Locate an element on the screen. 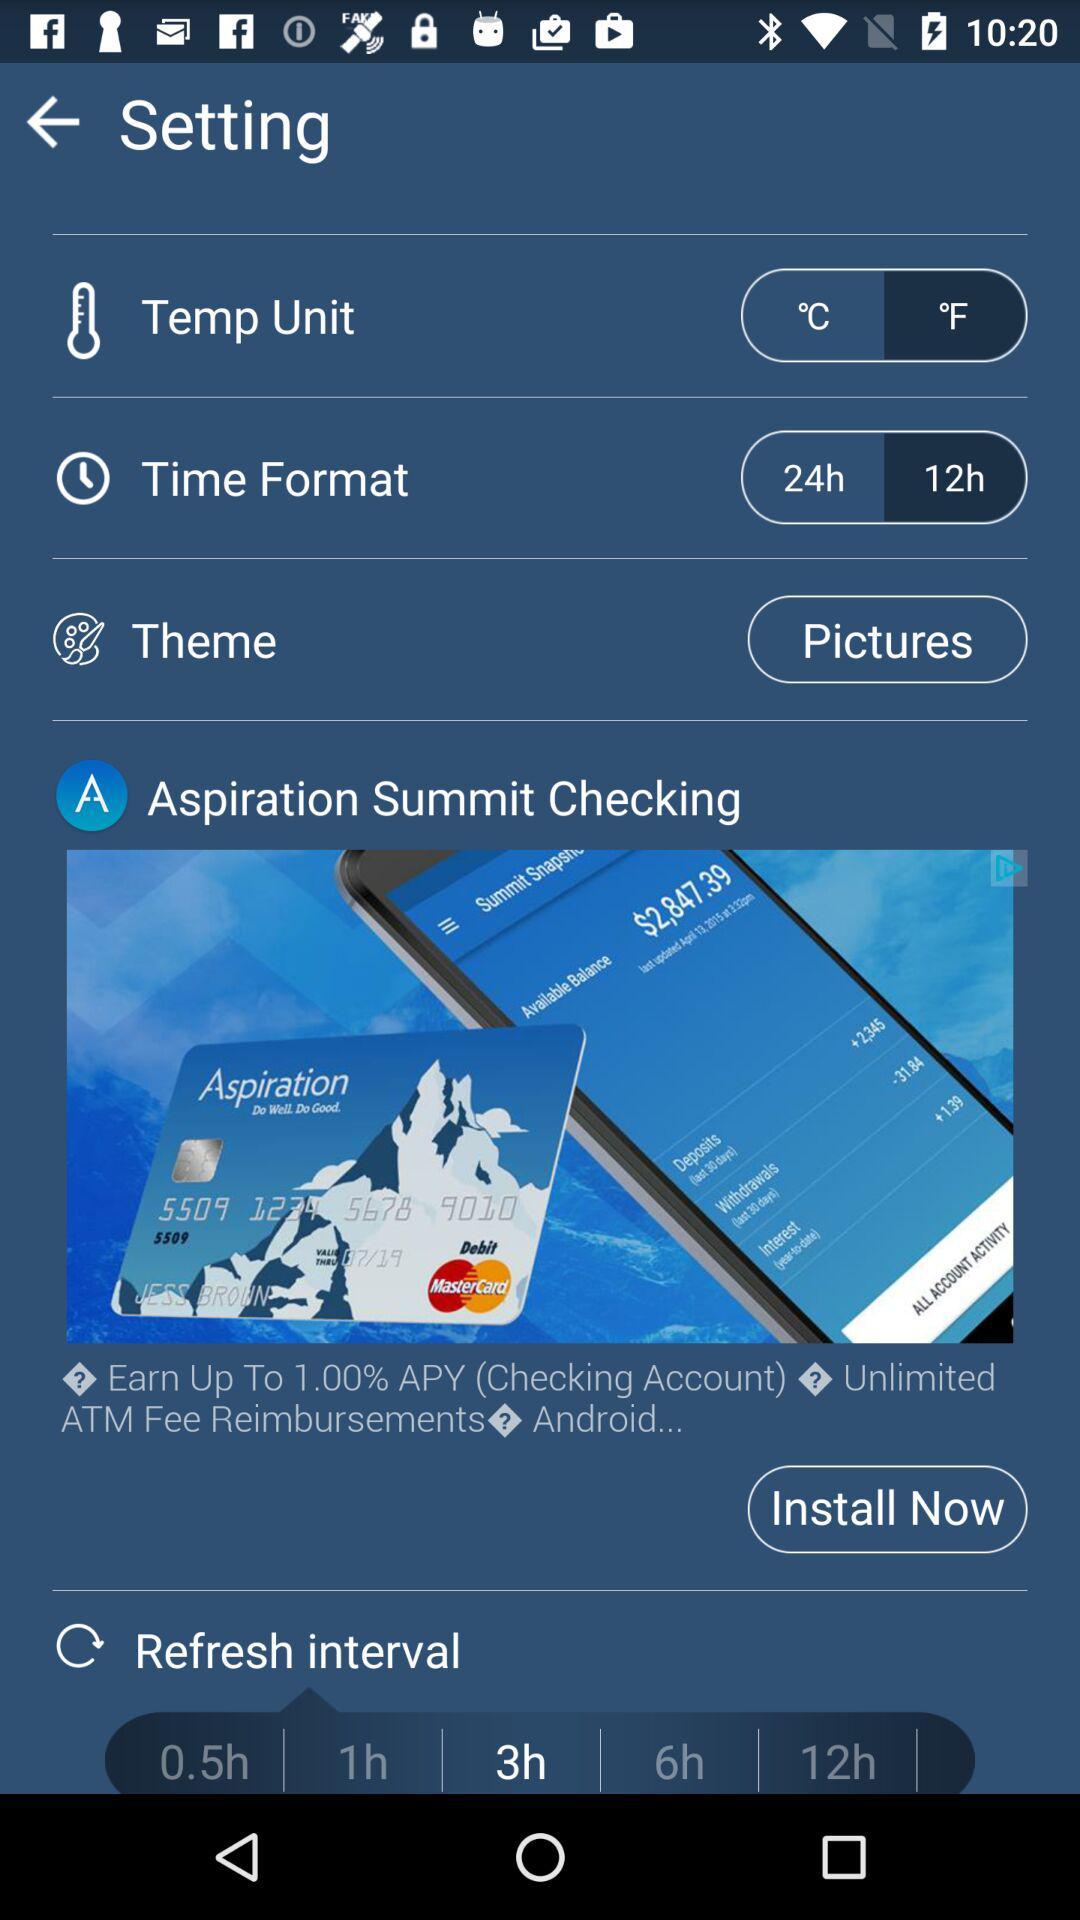  1h at the bottom of the page is located at coordinates (362, 1760).